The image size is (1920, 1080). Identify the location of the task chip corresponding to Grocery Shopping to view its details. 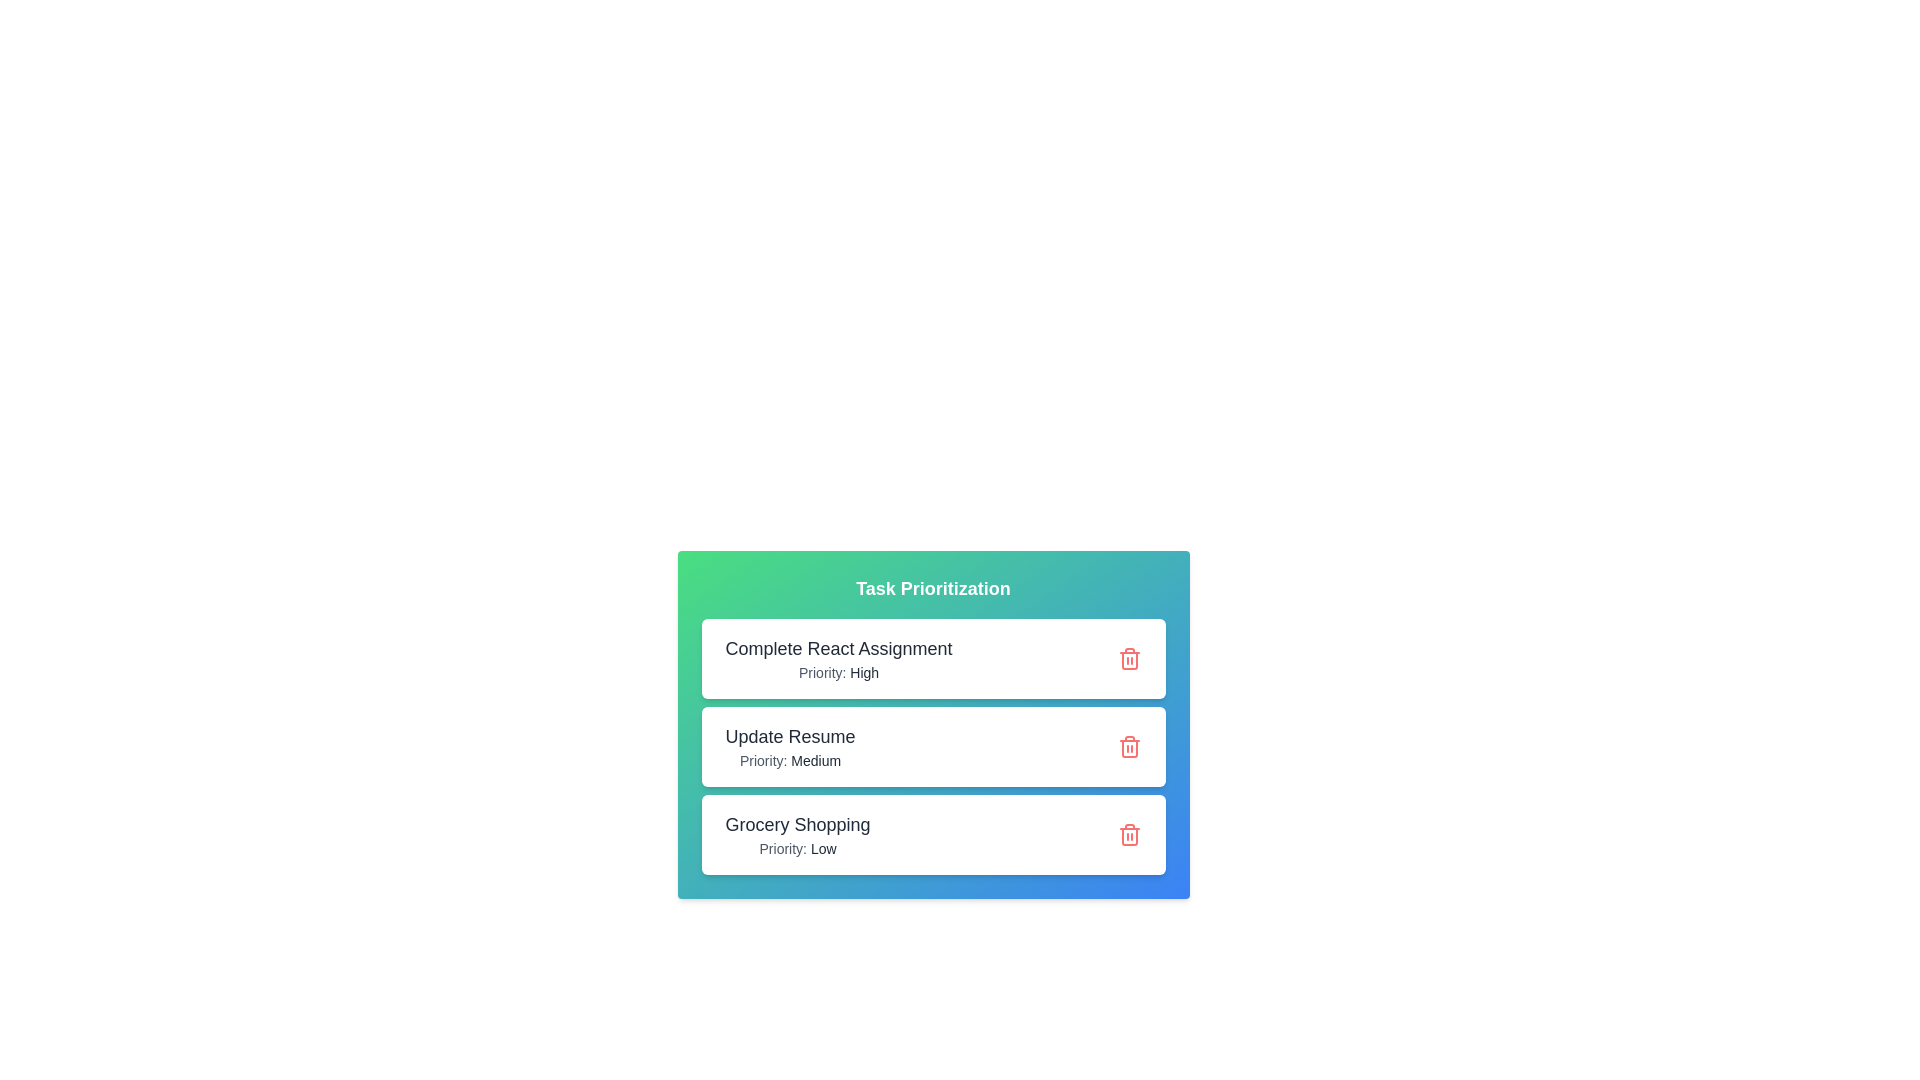
(932, 834).